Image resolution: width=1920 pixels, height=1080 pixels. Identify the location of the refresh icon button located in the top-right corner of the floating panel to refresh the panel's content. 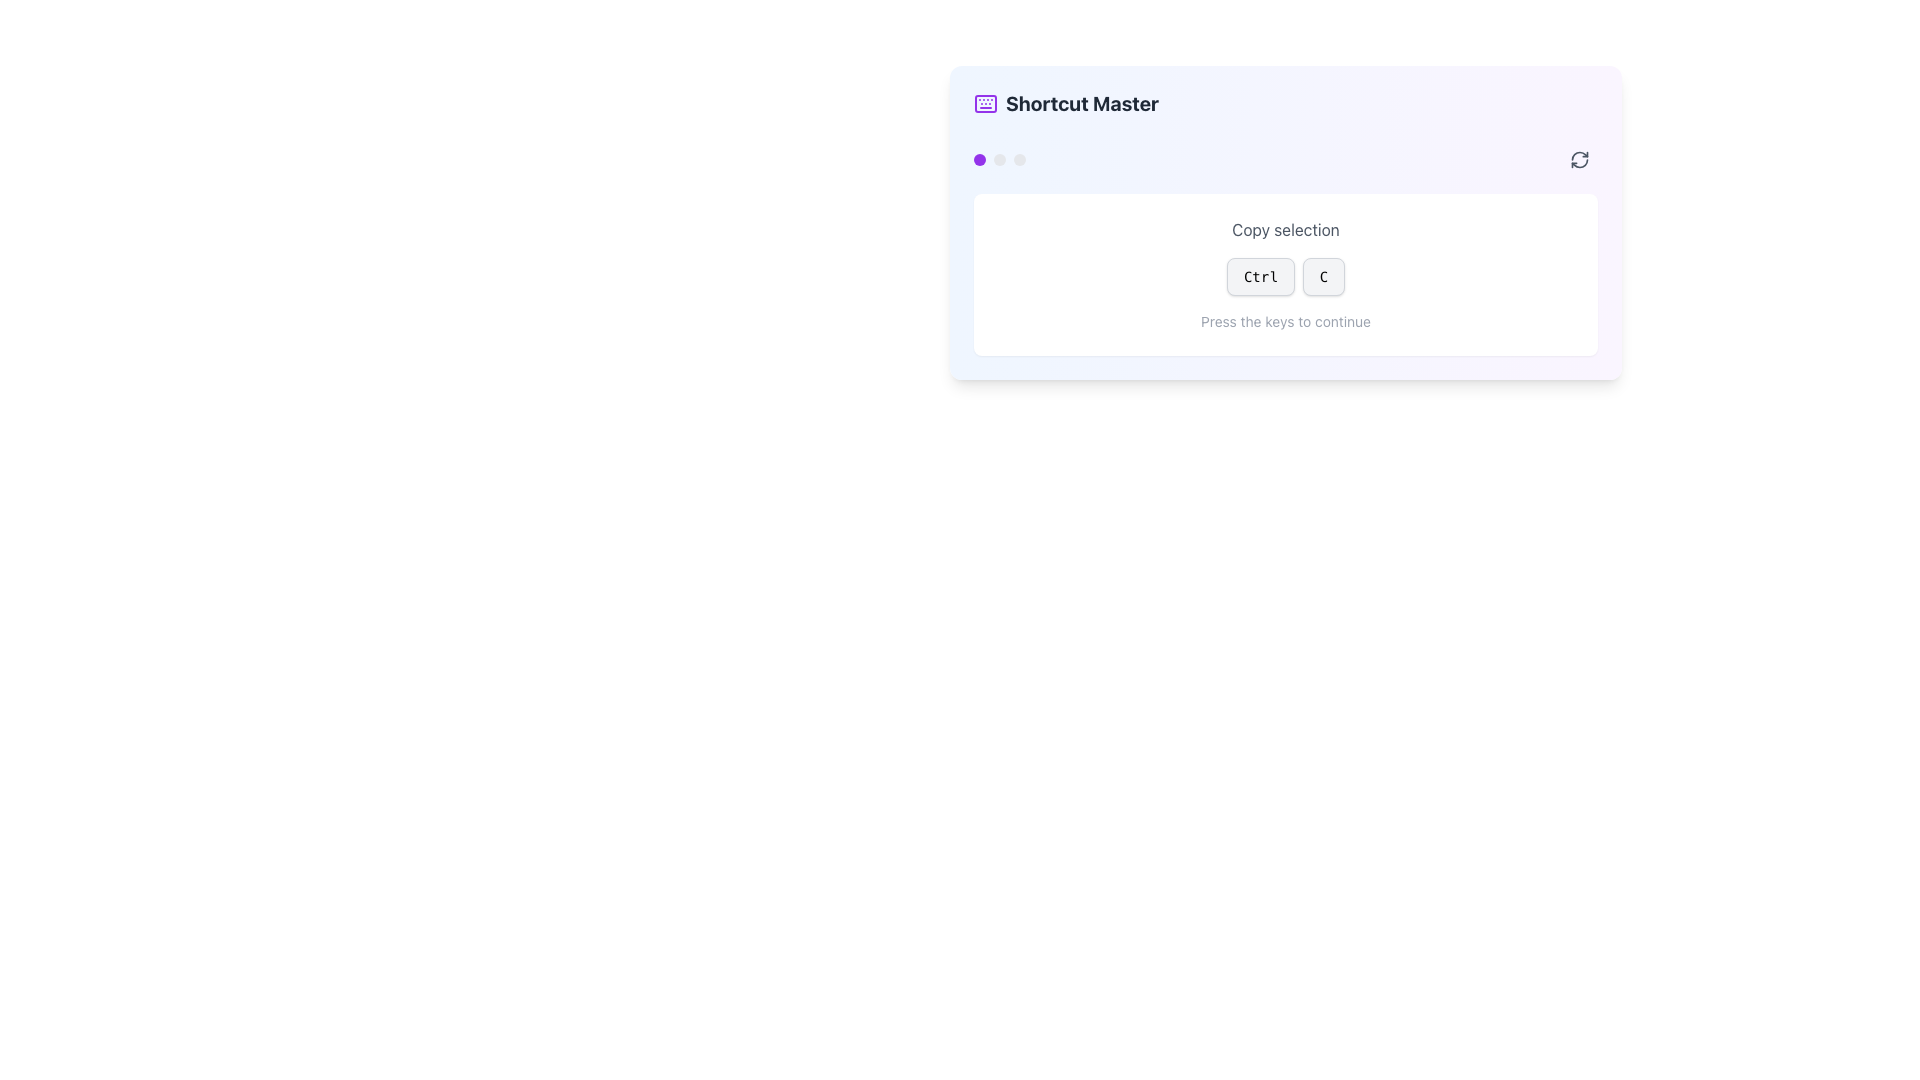
(1578, 158).